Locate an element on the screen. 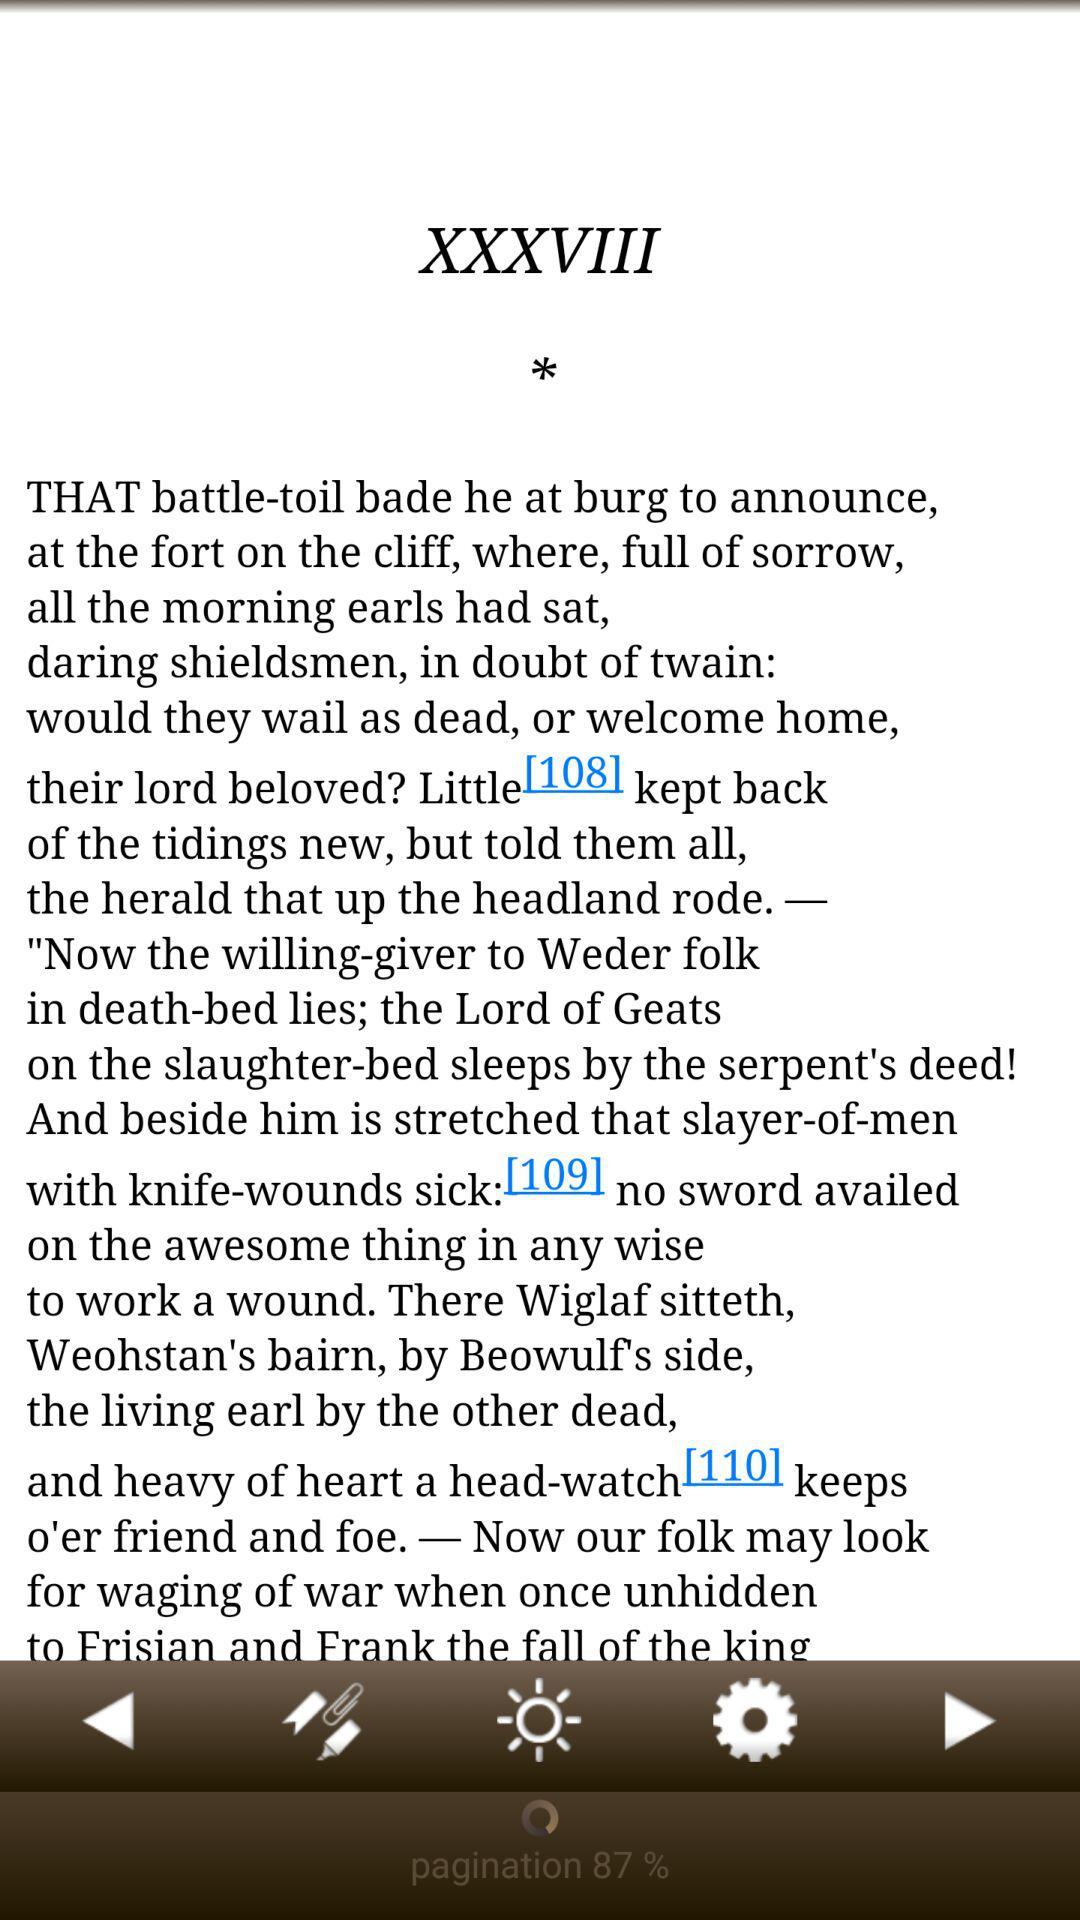 Image resolution: width=1080 pixels, height=1920 pixels. previous is located at coordinates (108, 1725).